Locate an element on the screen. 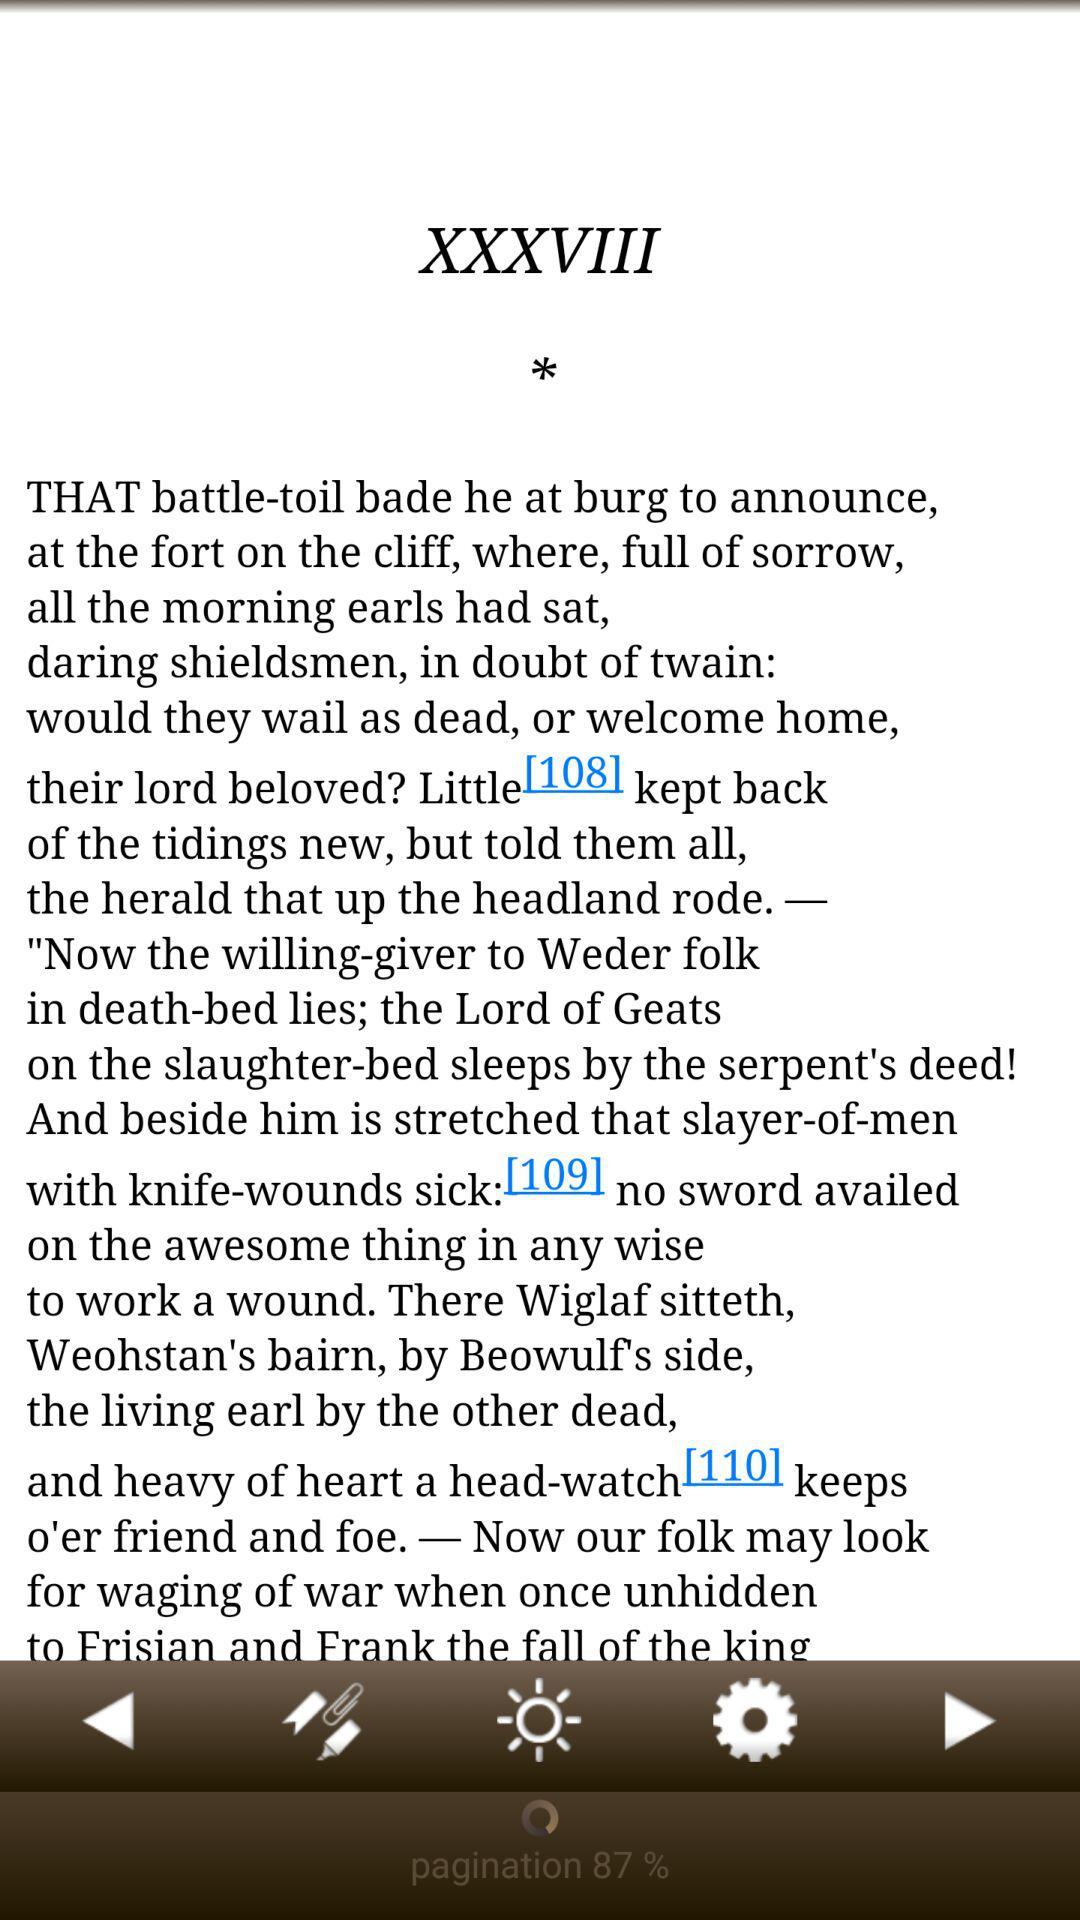 Image resolution: width=1080 pixels, height=1920 pixels. previous is located at coordinates (108, 1725).